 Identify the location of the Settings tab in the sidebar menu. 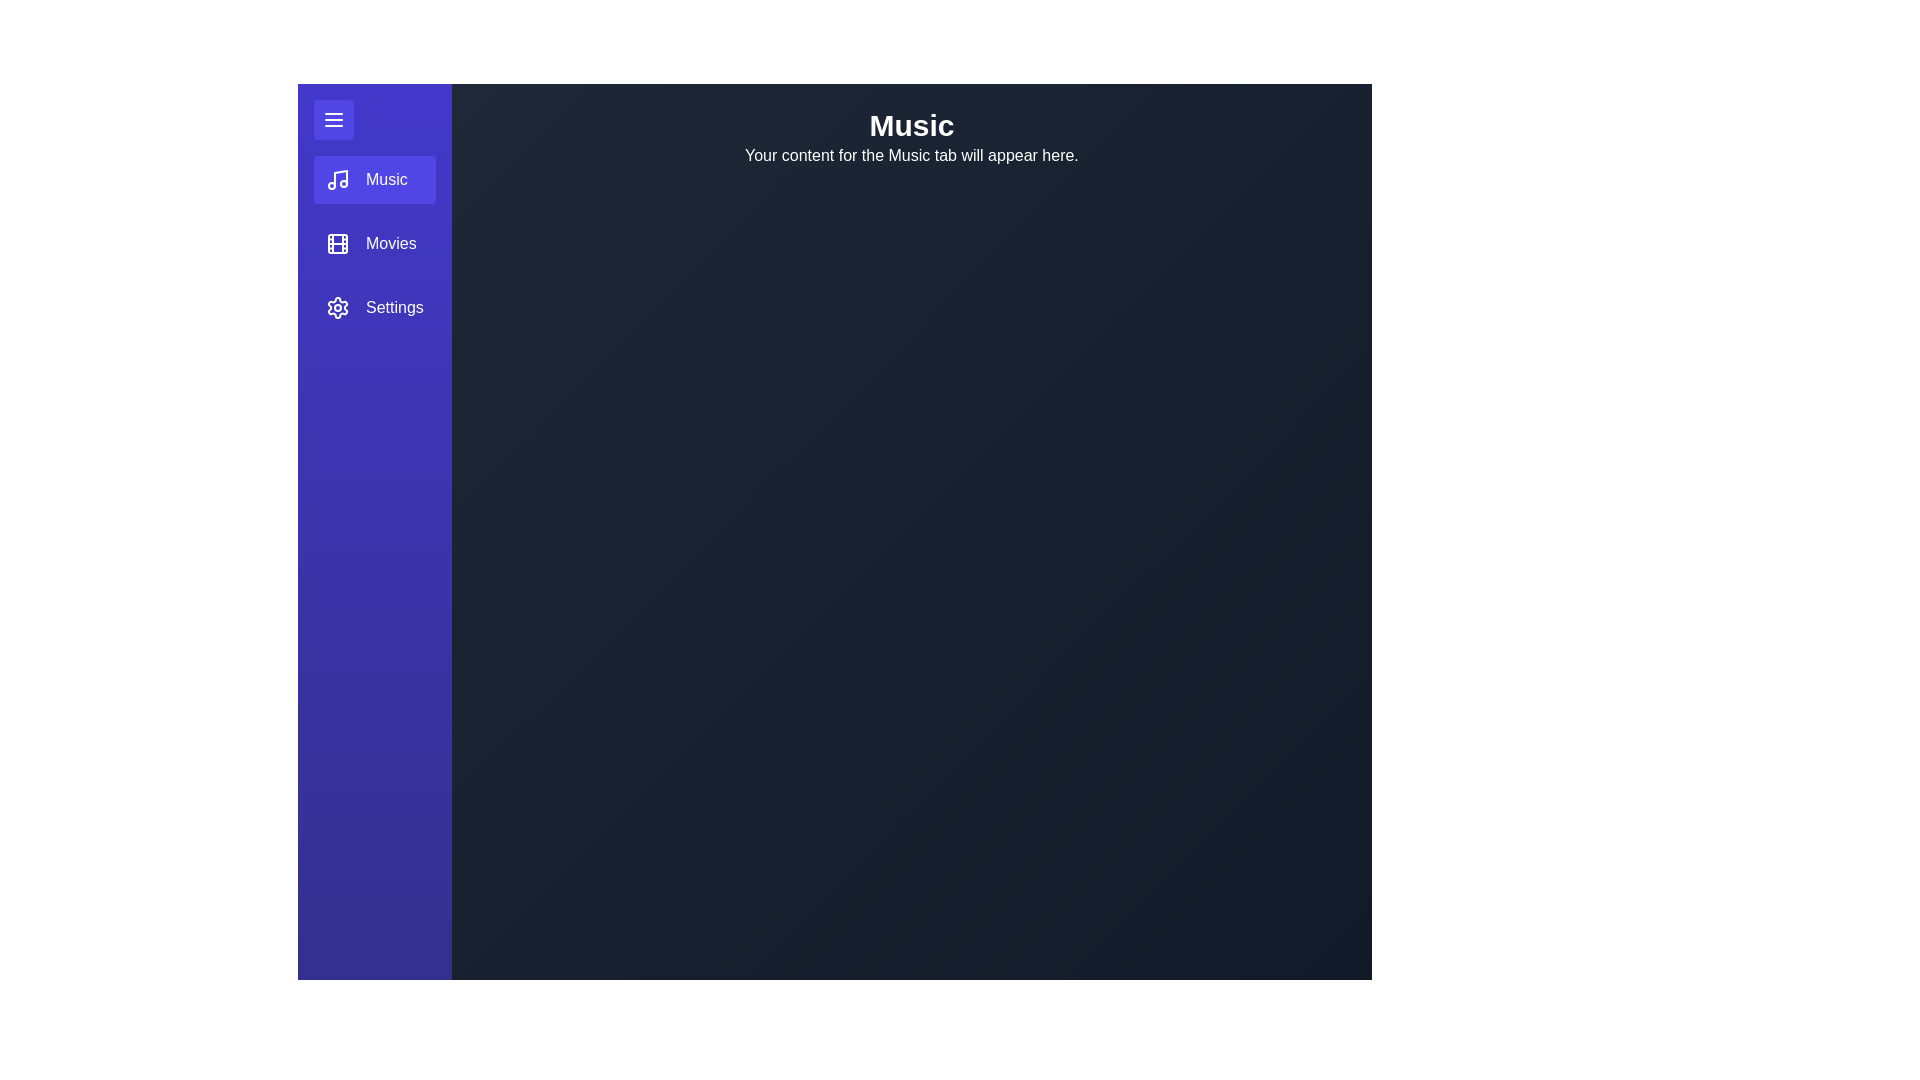
(374, 308).